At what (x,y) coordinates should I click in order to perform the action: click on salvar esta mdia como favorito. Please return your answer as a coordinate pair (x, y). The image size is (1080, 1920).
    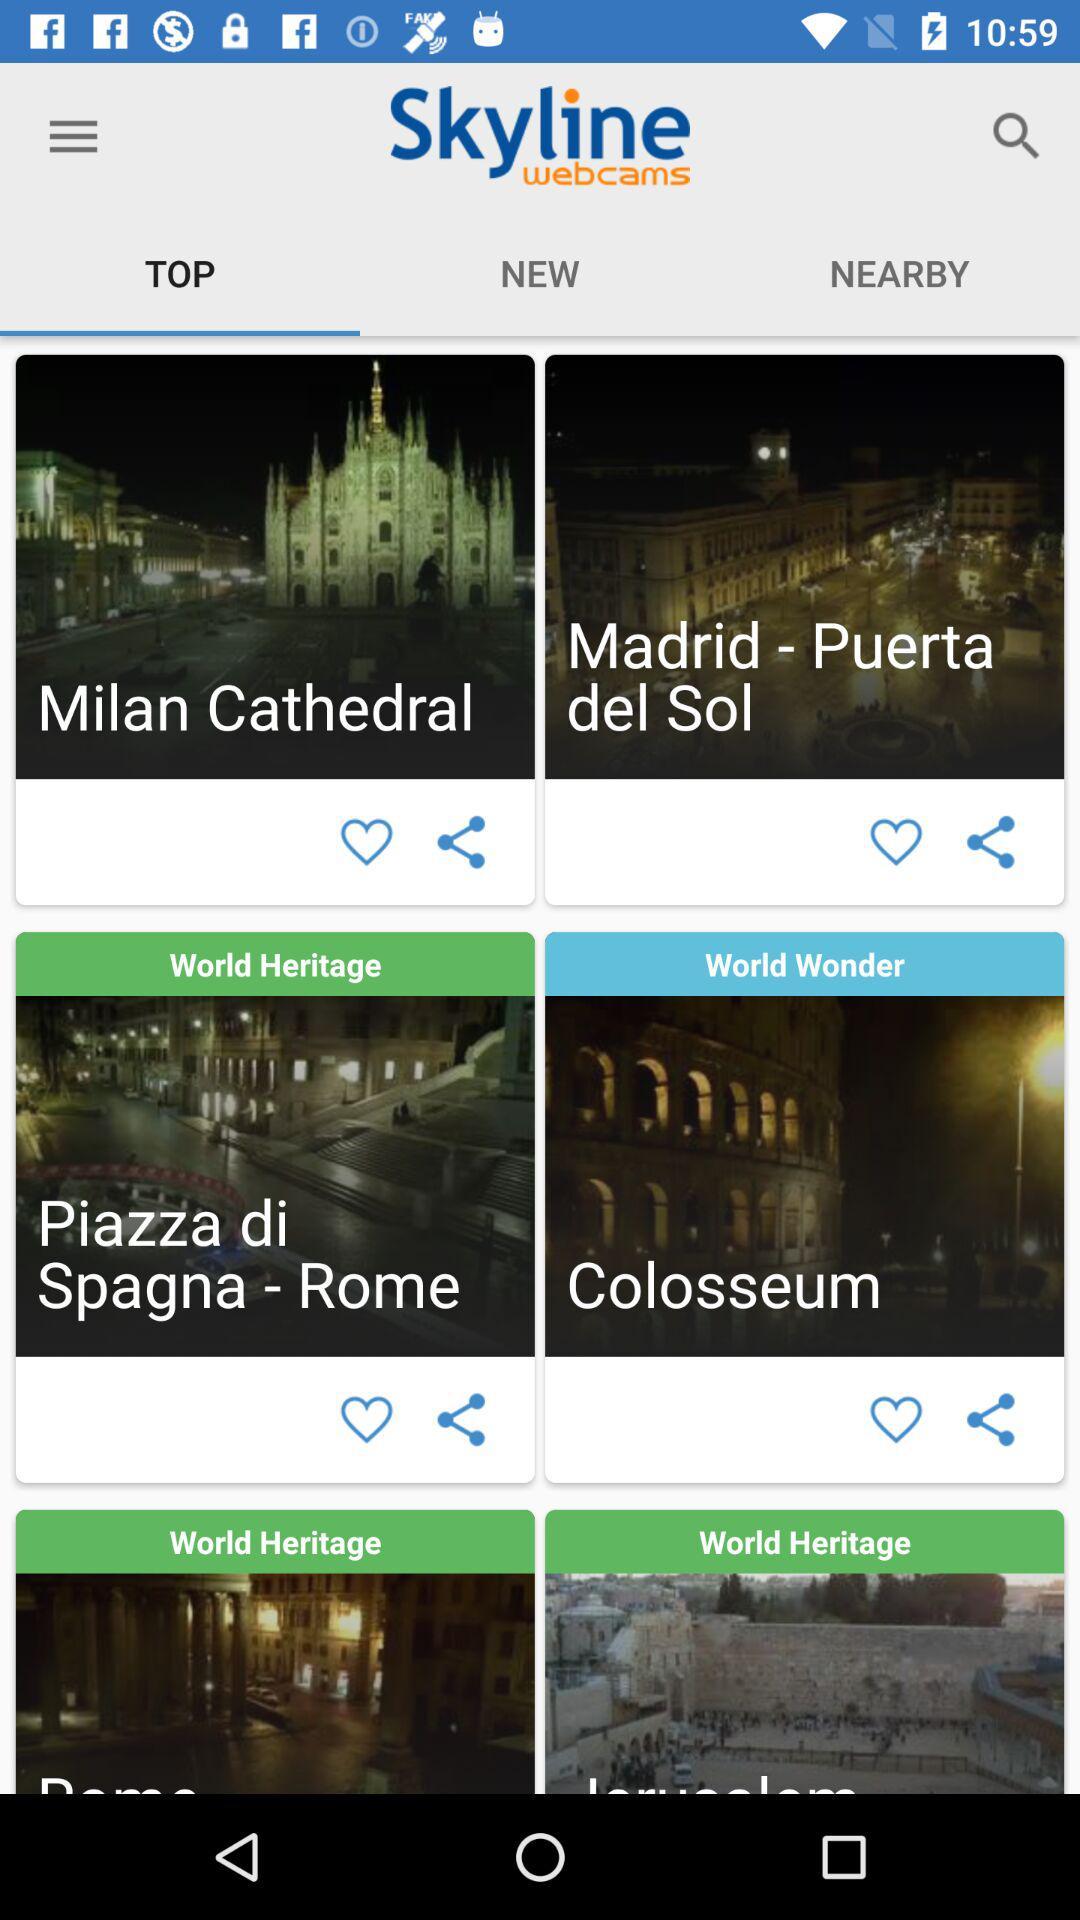
    Looking at the image, I should click on (366, 1418).